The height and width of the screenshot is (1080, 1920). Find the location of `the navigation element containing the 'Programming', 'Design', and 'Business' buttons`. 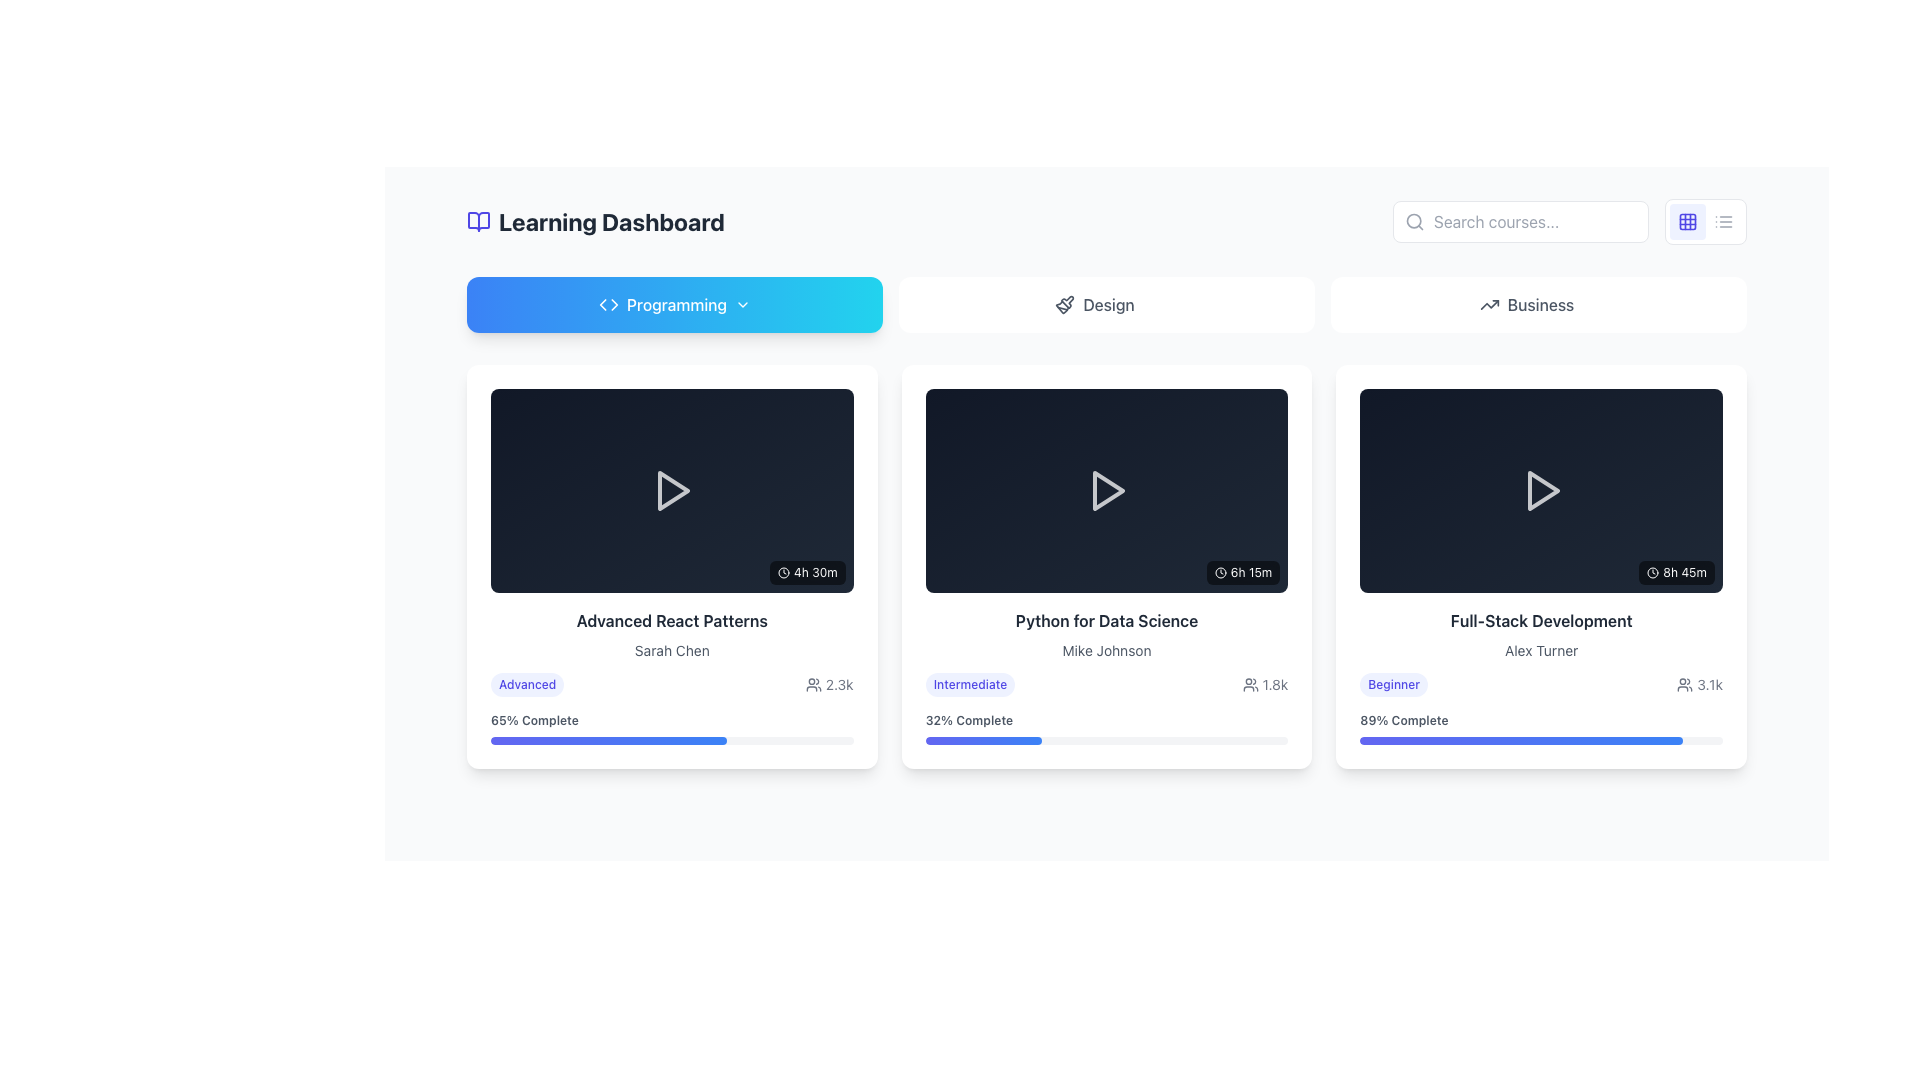

the navigation element containing the 'Programming', 'Design', and 'Business' buttons is located at coordinates (1106, 304).